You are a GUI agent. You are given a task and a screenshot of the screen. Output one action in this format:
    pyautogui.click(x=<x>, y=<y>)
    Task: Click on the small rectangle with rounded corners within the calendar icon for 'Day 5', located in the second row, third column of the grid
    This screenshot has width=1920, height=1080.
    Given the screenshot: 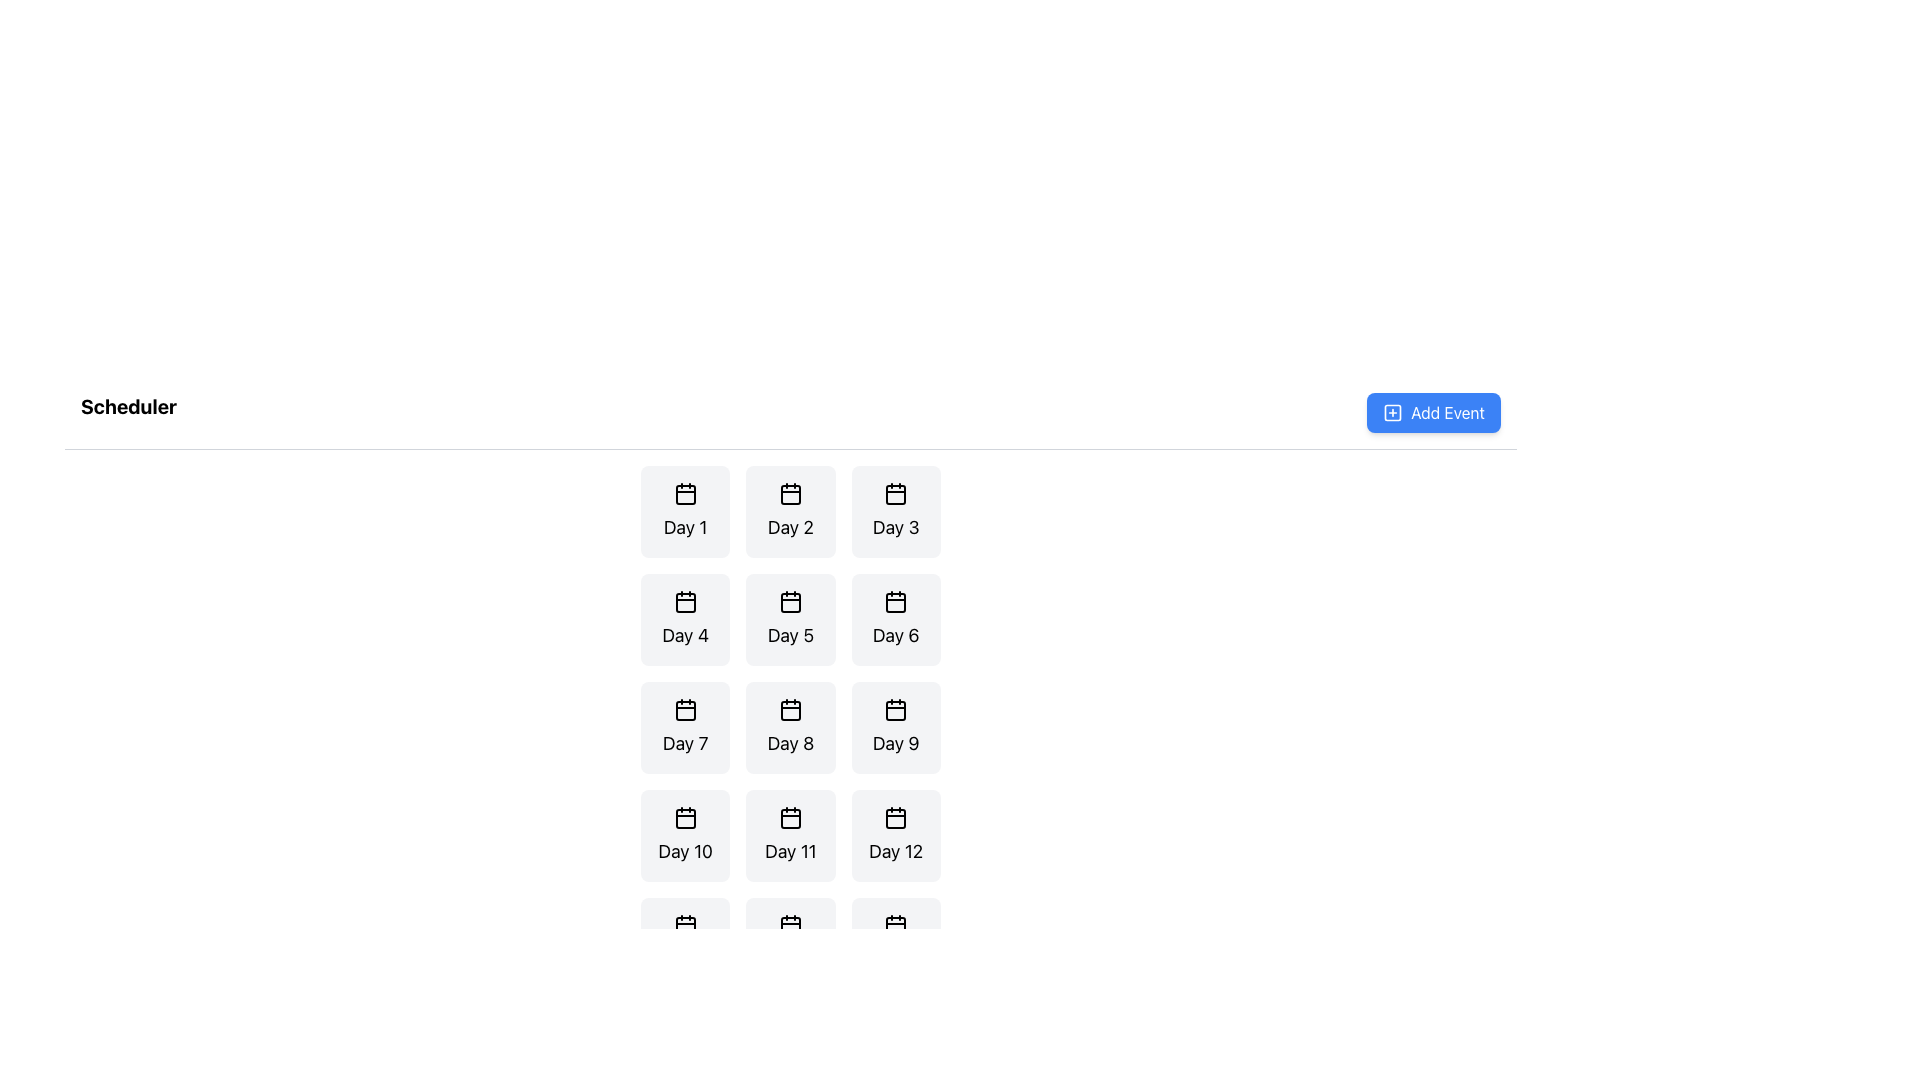 What is the action you would take?
    pyautogui.click(x=790, y=601)
    